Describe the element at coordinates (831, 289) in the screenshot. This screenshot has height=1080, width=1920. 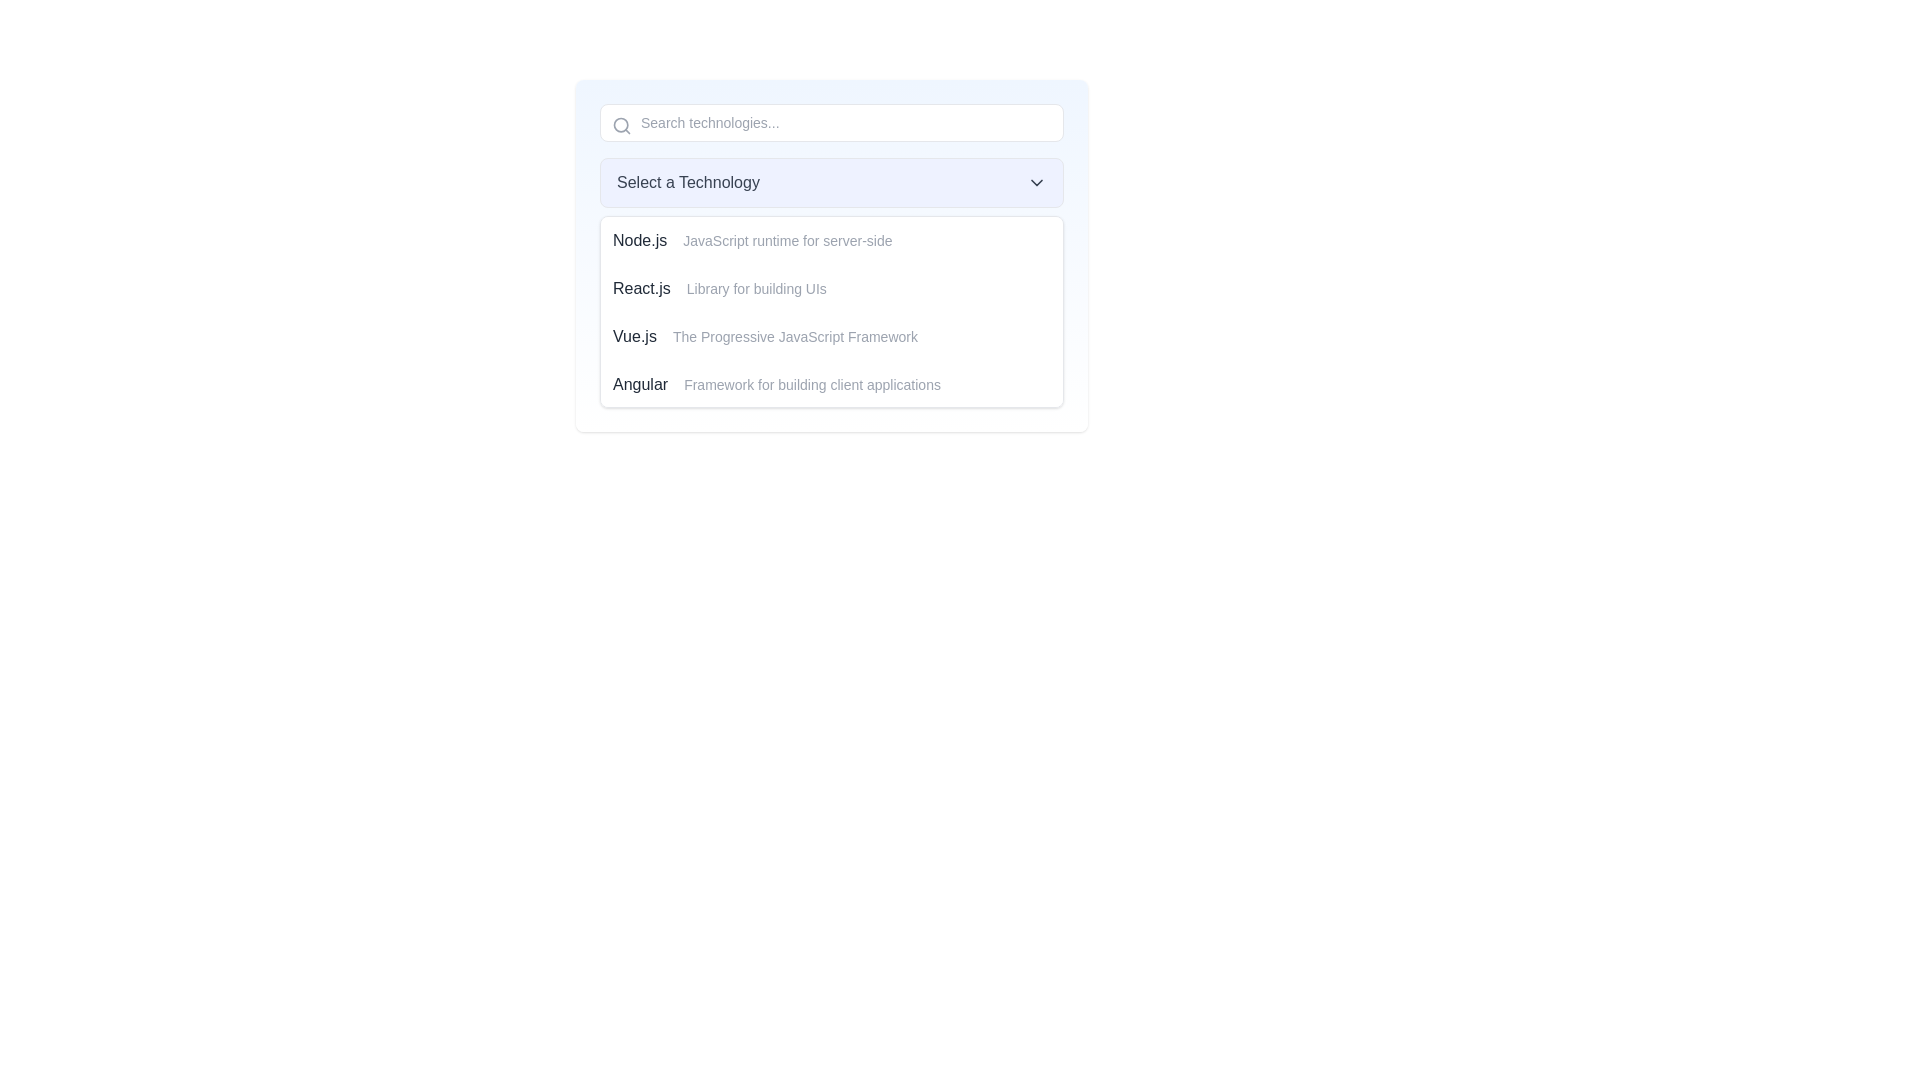
I see `the List item labeled 'React.js' within the dropdown menu` at that location.